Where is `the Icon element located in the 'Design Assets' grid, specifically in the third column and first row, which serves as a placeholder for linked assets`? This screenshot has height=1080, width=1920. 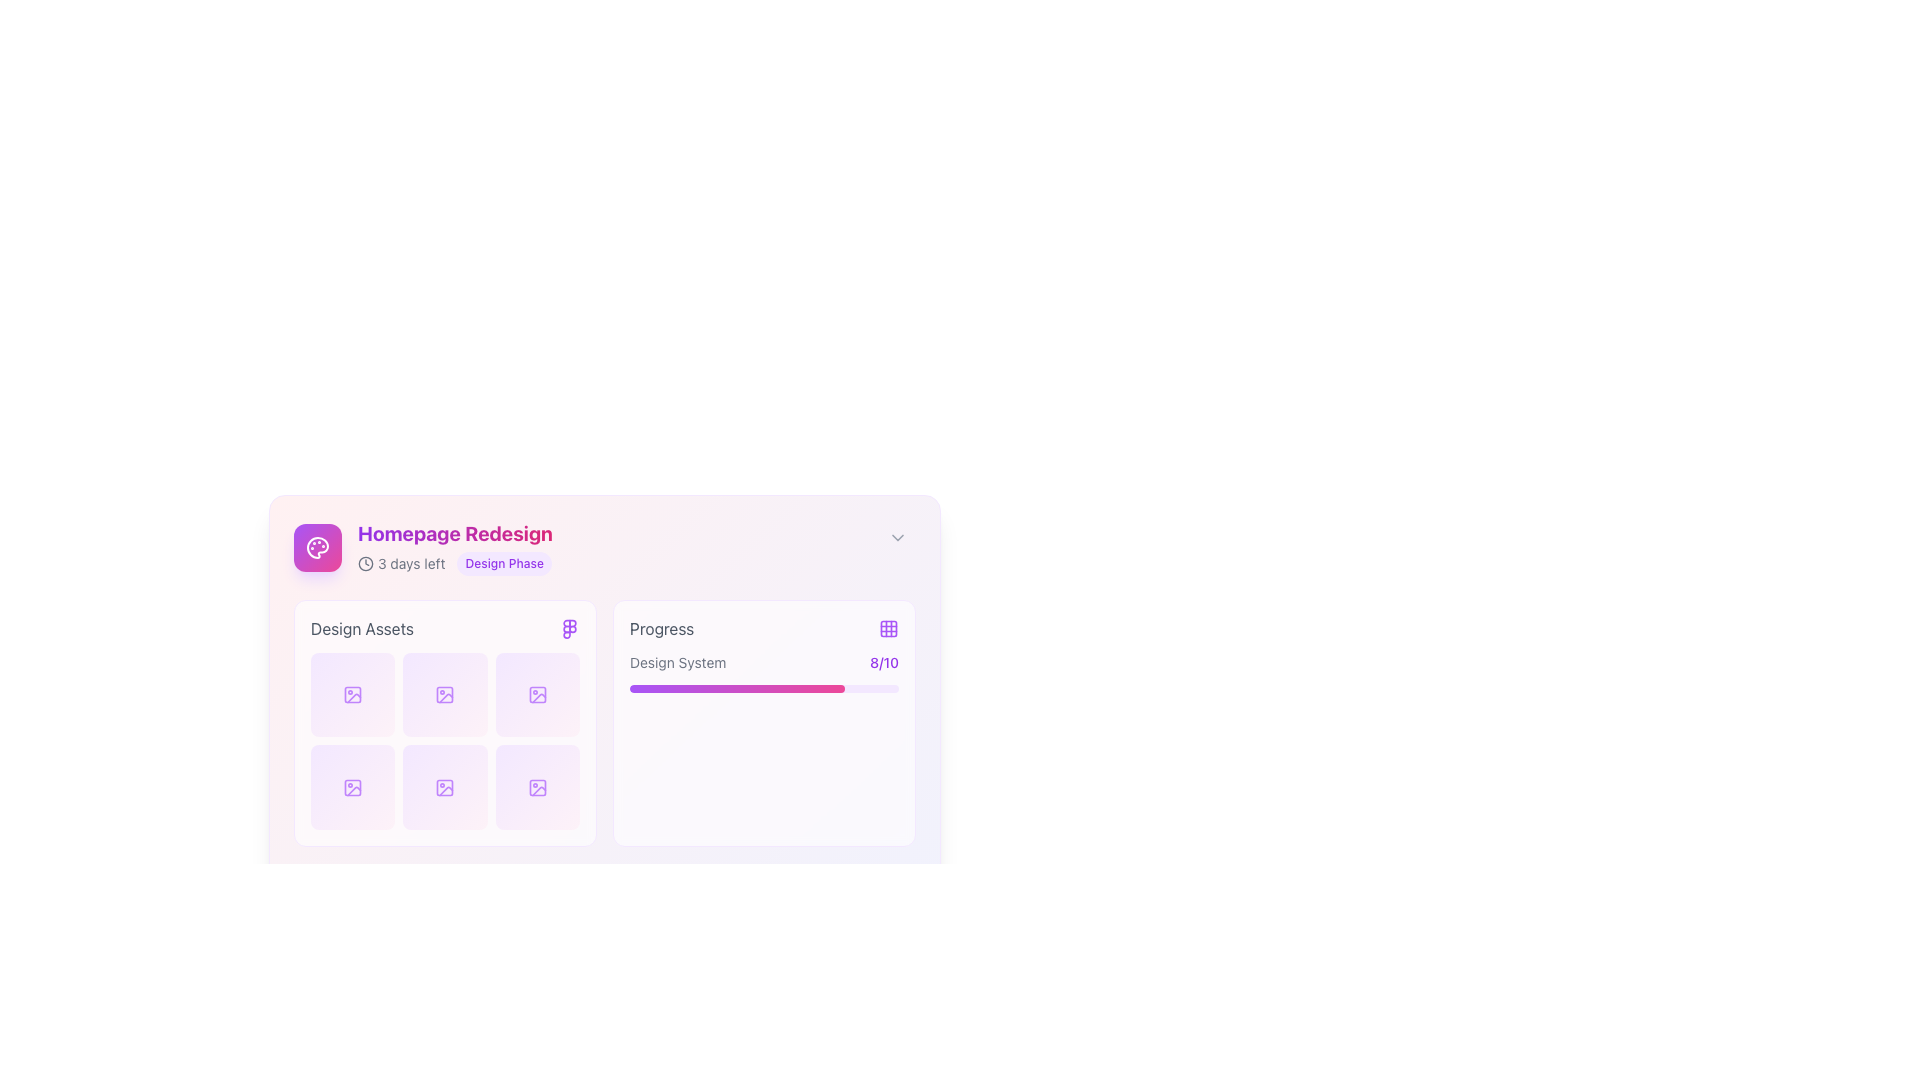
the Icon element located in the 'Design Assets' grid, specifically in the third column and first row, which serves as a placeholder for linked assets is located at coordinates (537, 694).